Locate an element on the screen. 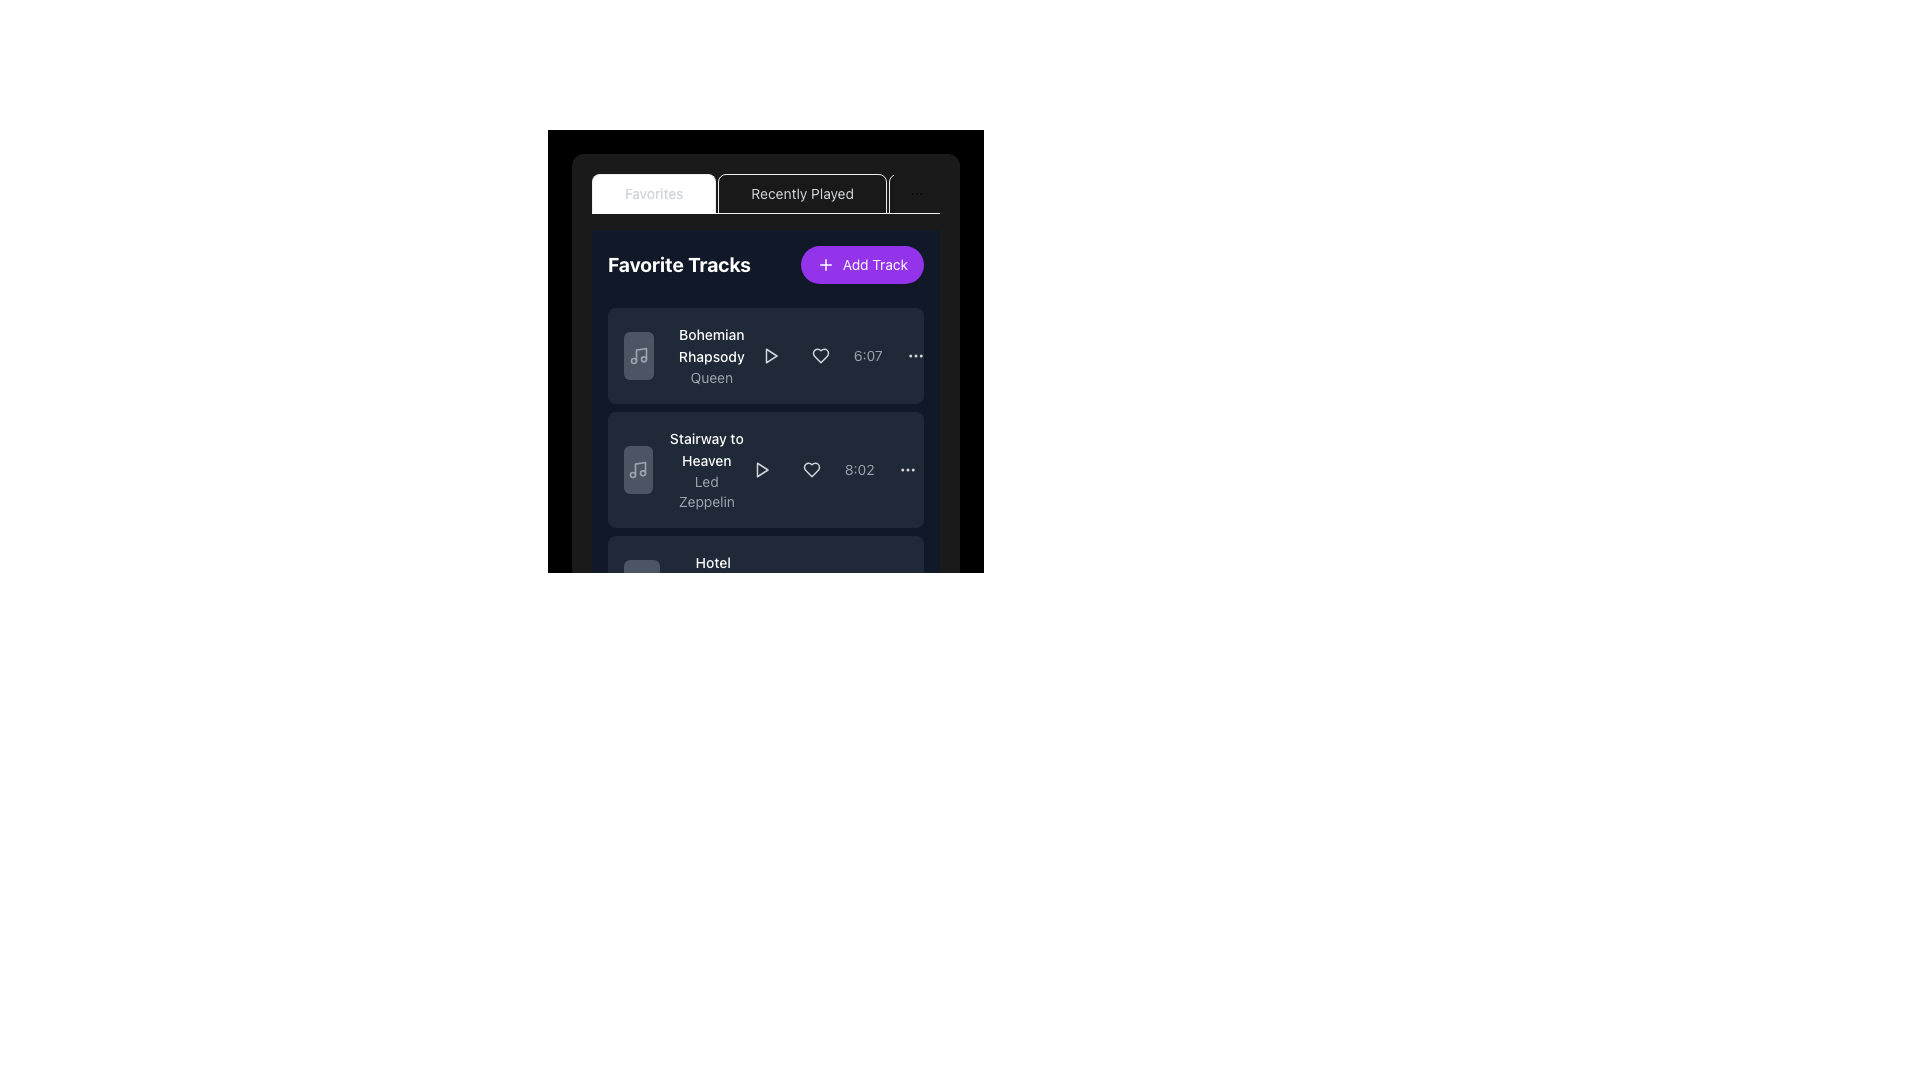 The width and height of the screenshot is (1920, 1080). the music note icon located to the left of the 'Stairway to Heaven' list item in the 'Favorite Tracks' panel is located at coordinates (640, 468).